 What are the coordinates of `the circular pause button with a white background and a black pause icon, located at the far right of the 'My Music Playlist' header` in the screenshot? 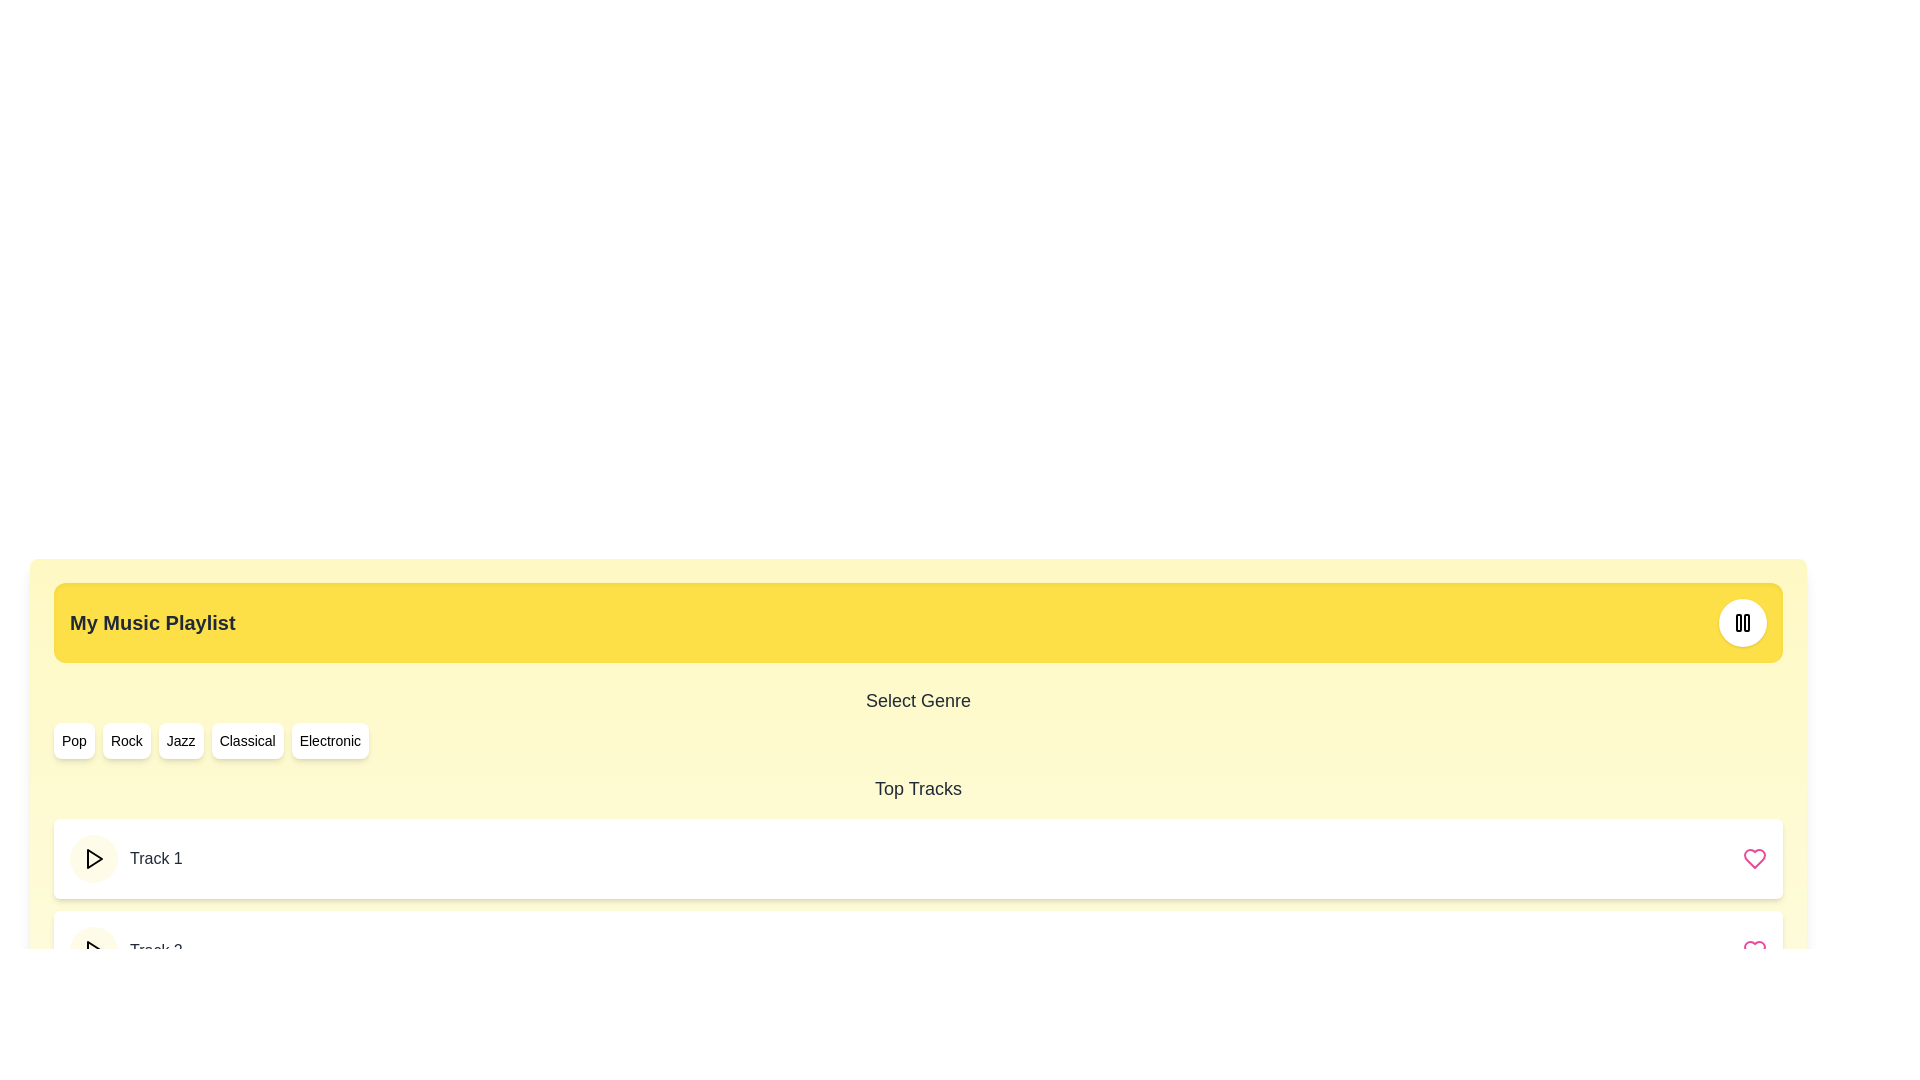 It's located at (1741, 622).